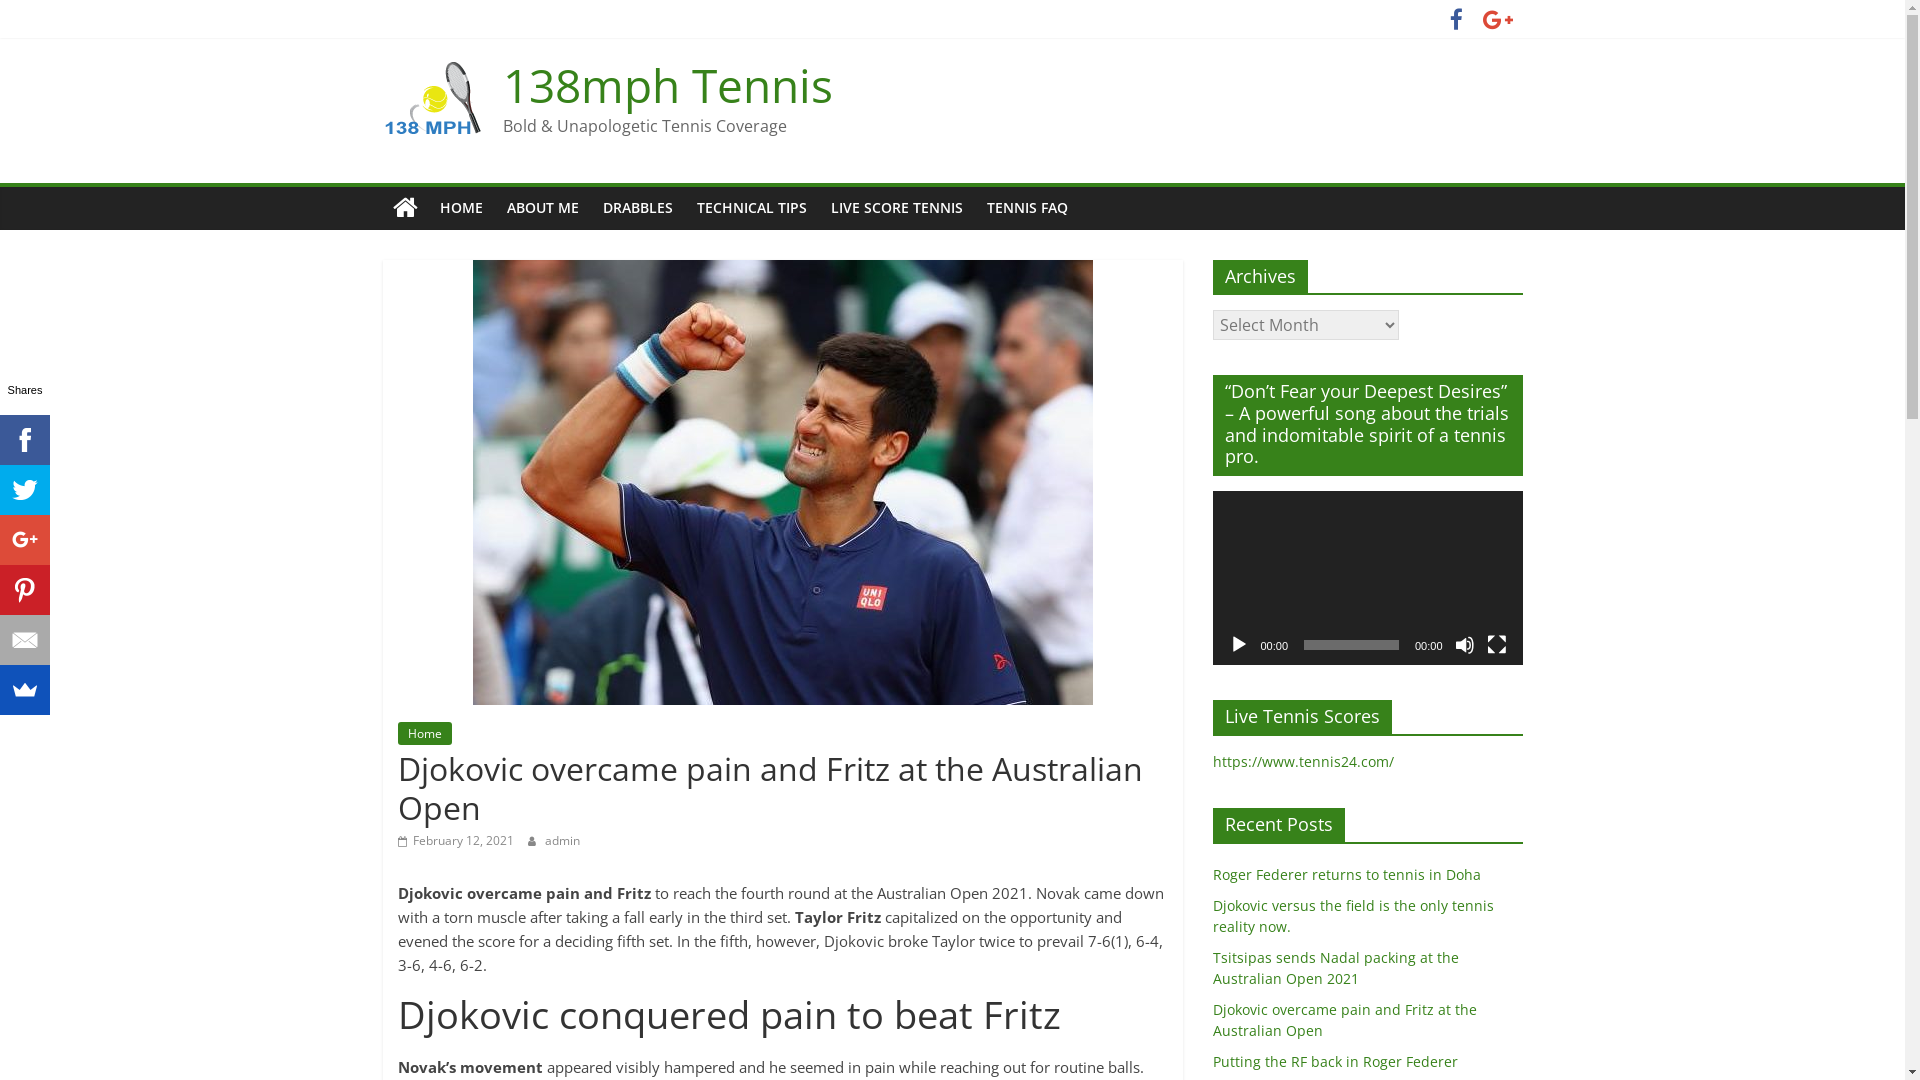 This screenshot has height=1080, width=1920. I want to click on 'Play', so click(1237, 644).